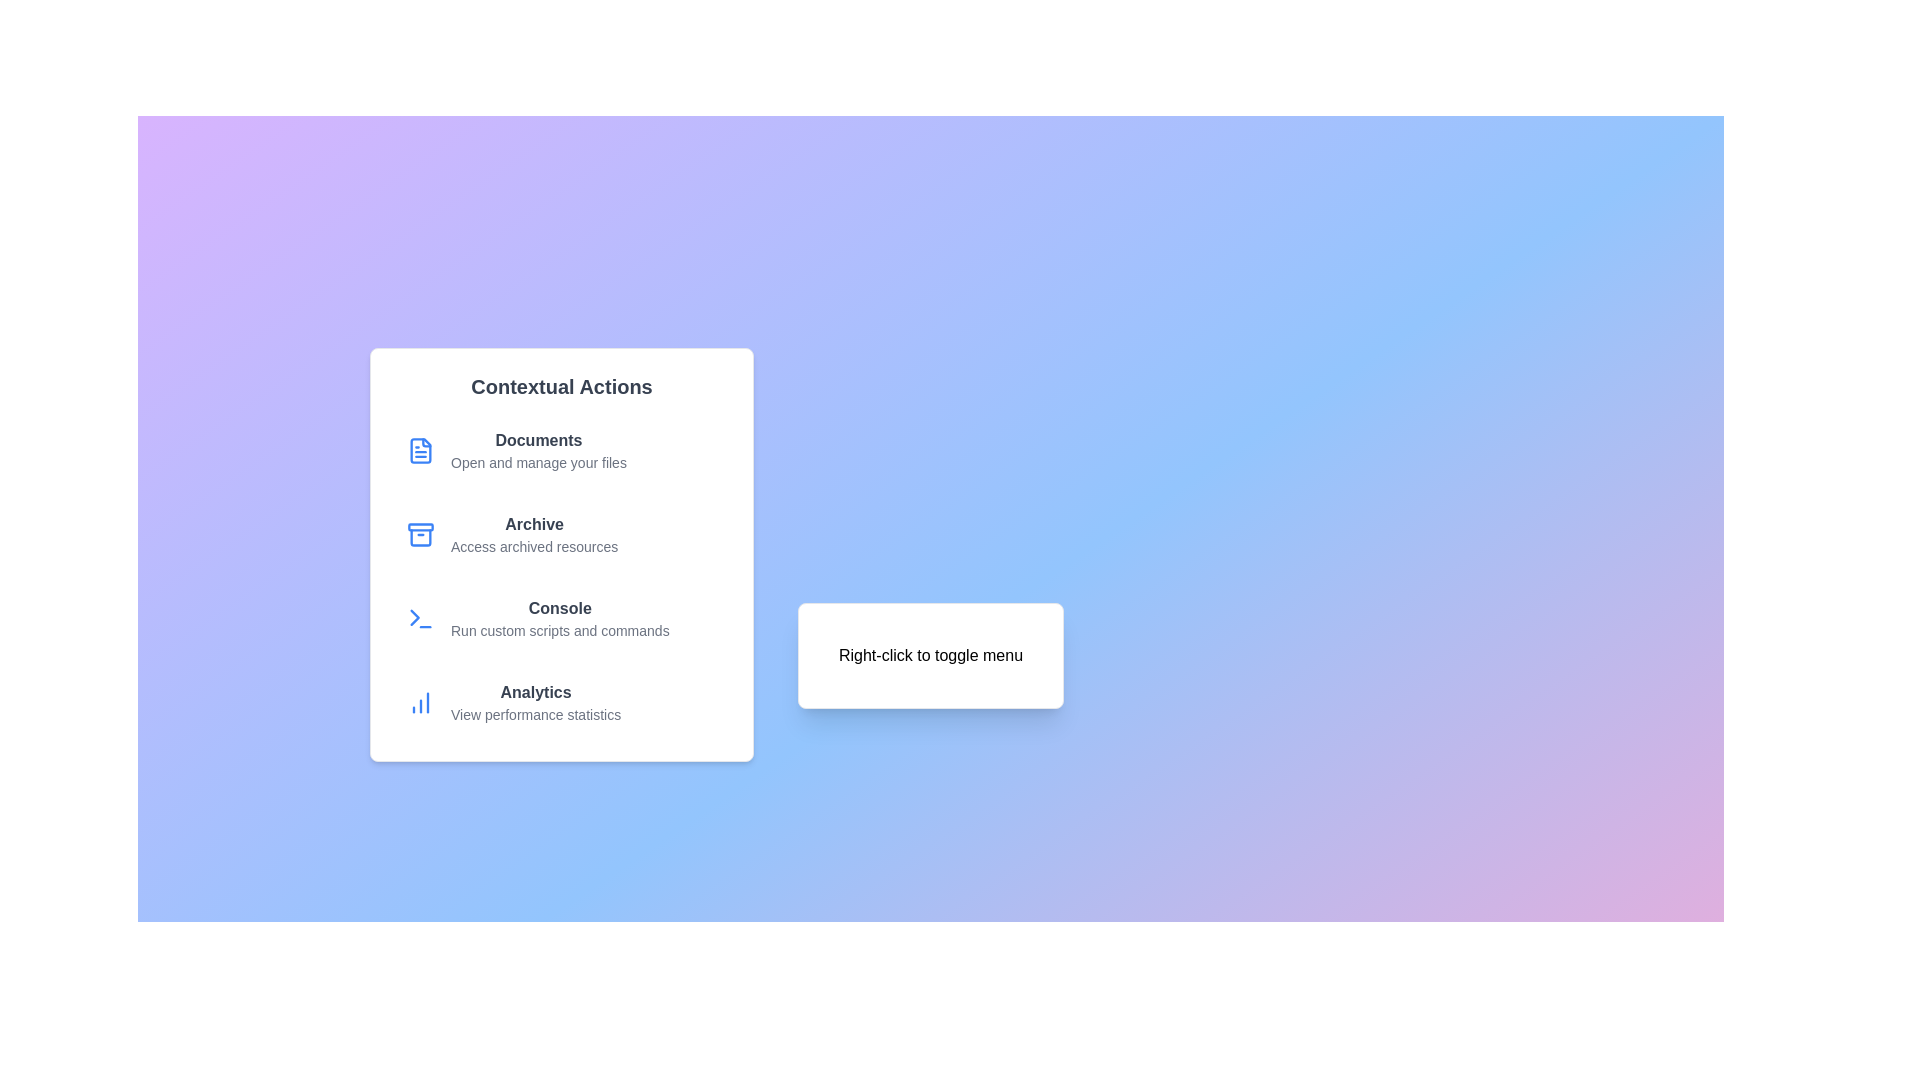 The width and height of the screenshot is (1920, 1080). I want to click on the menu option Analytics to view its hover effect, so click(560, 701).